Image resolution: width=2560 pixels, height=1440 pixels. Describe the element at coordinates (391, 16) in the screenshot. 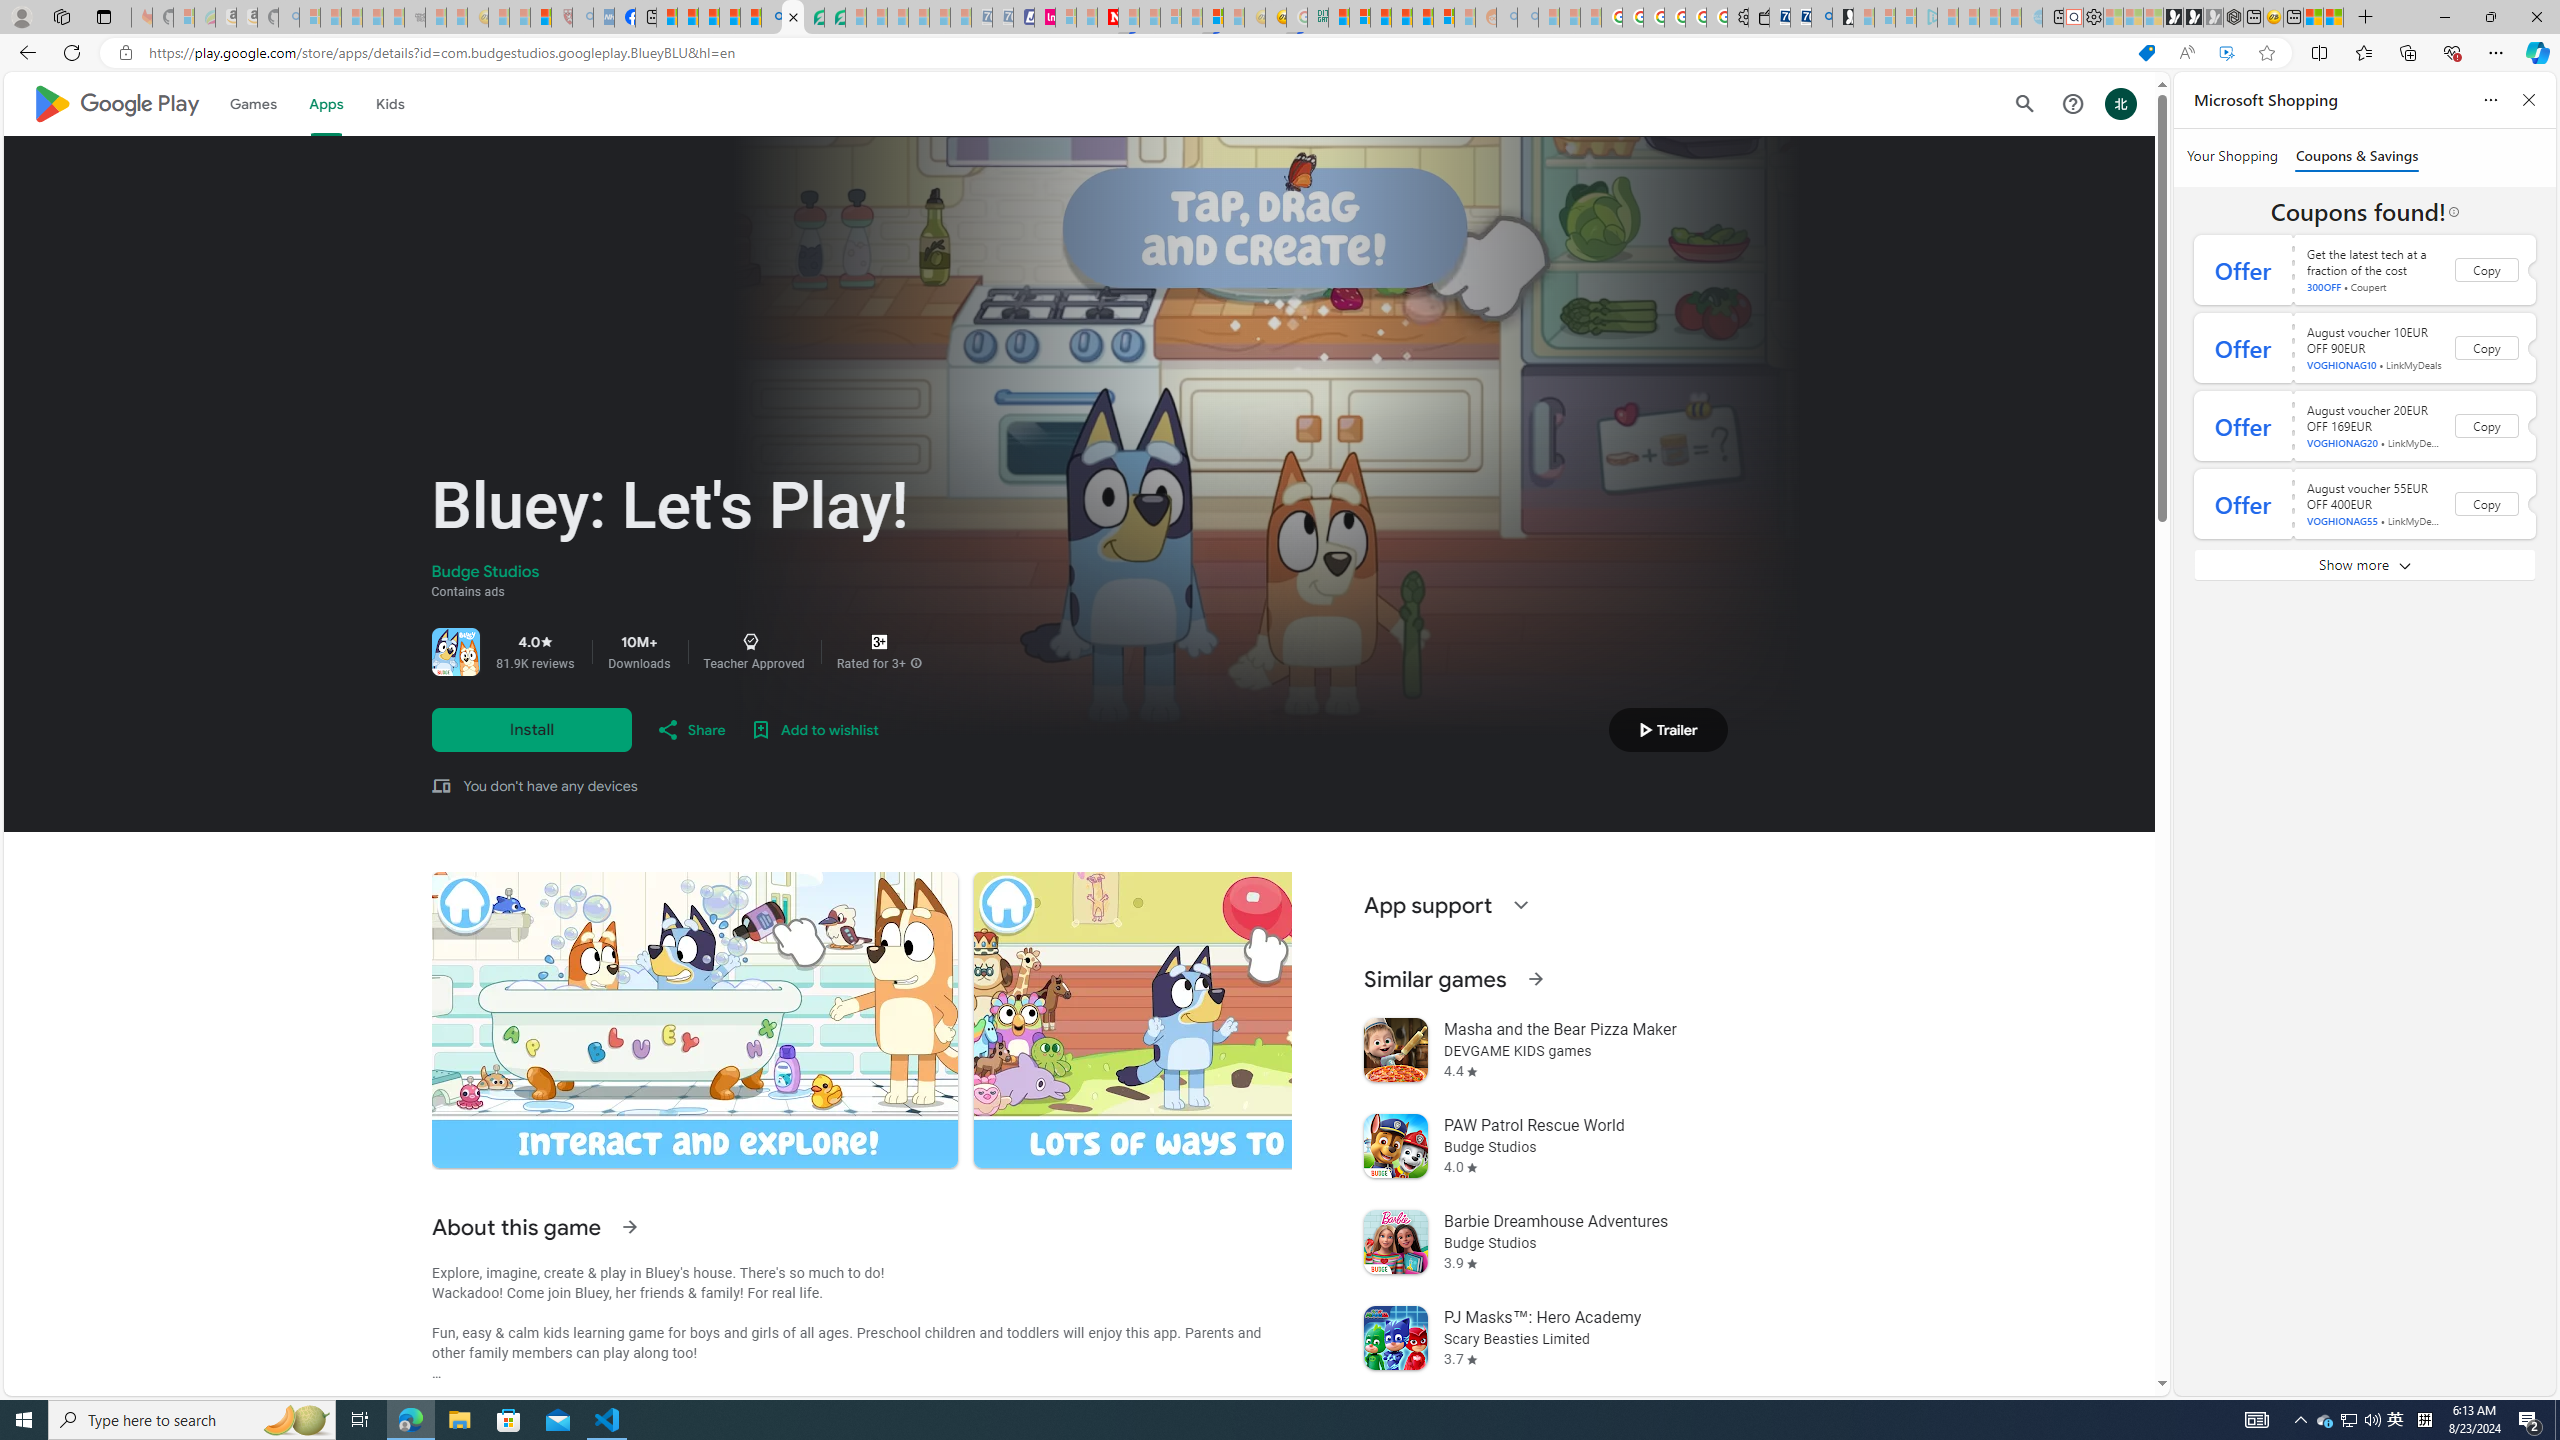

I see `'New Report Confirms 2023 Was Record Hot | Watch - Sleeping'` at that location.